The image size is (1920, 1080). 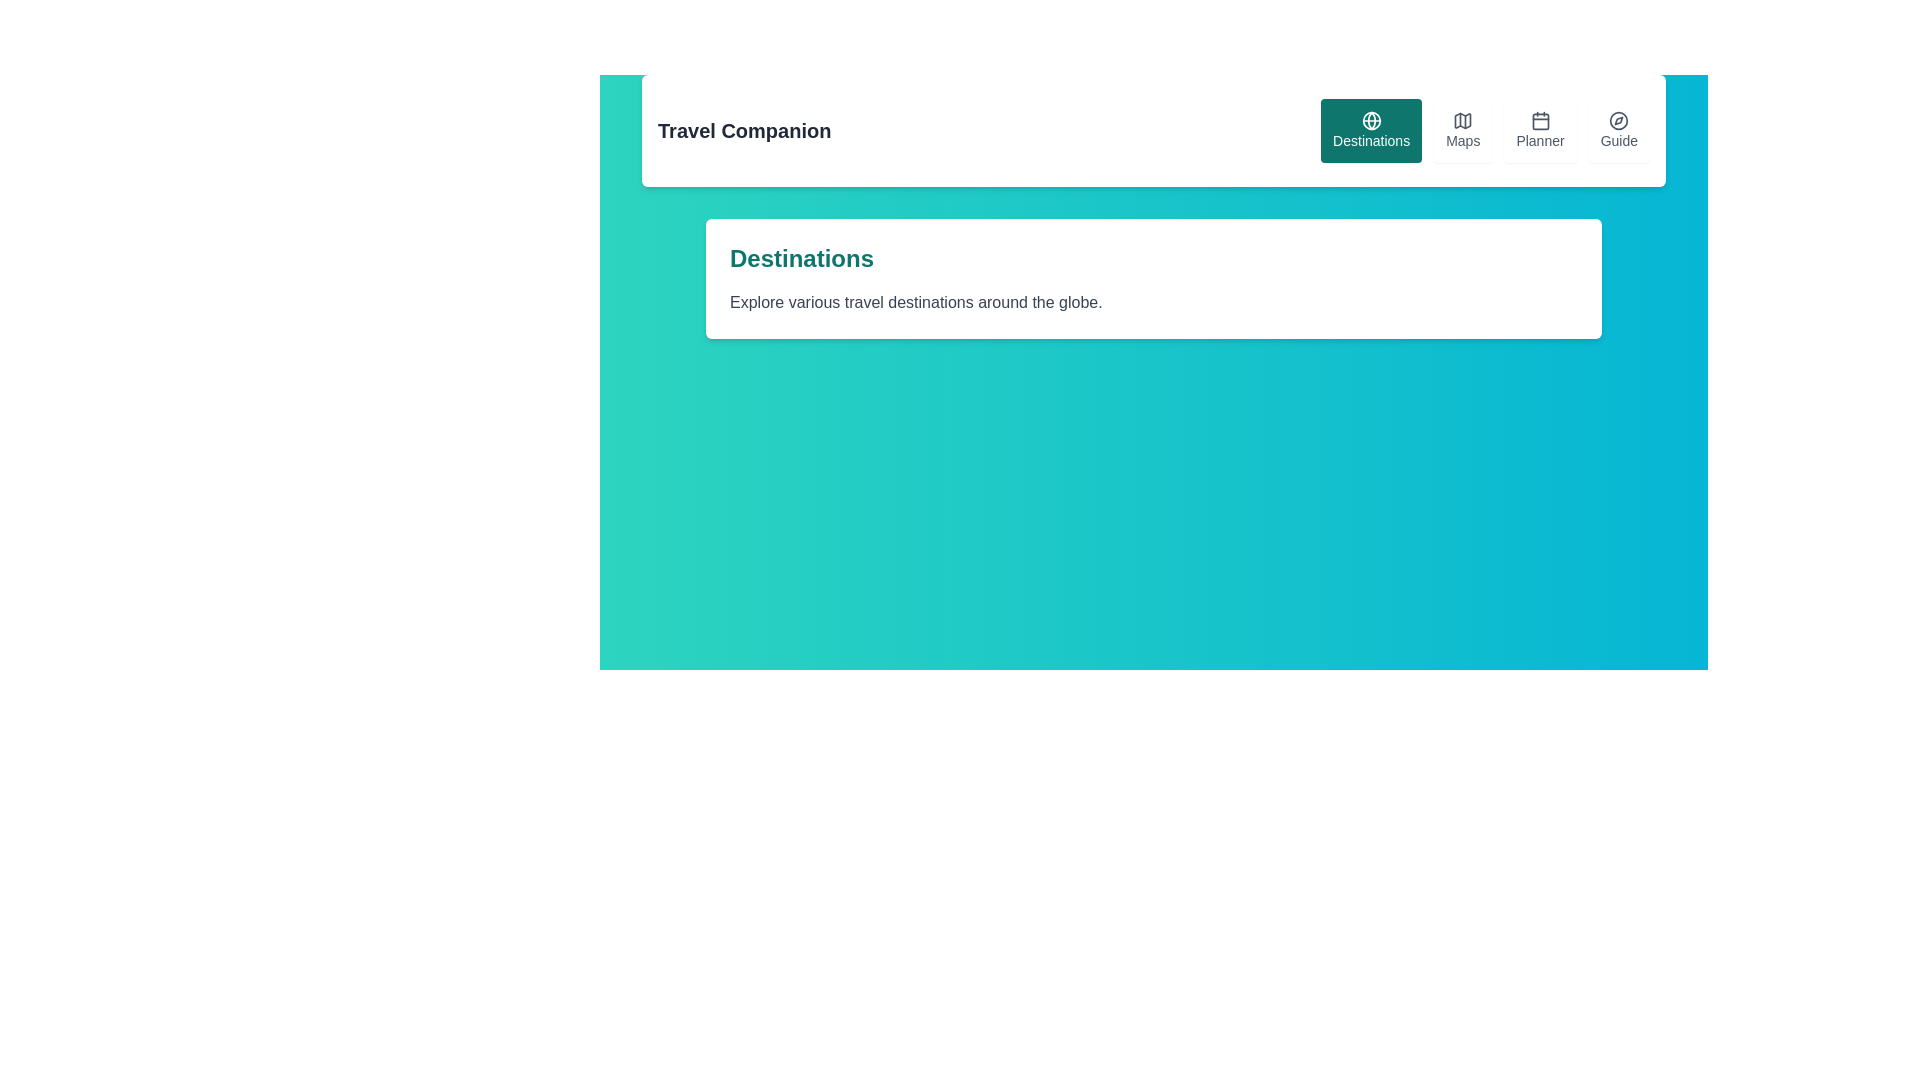 What do you see at coordinates (1539, 131) in the screenshot?
I see `the navigation button labeled 'Planner' which is styled with a calendar icon and positioned between the 'Maps' and 'Guide' buttons in the top-right section of the interface` at bounding box center [1539, 131].